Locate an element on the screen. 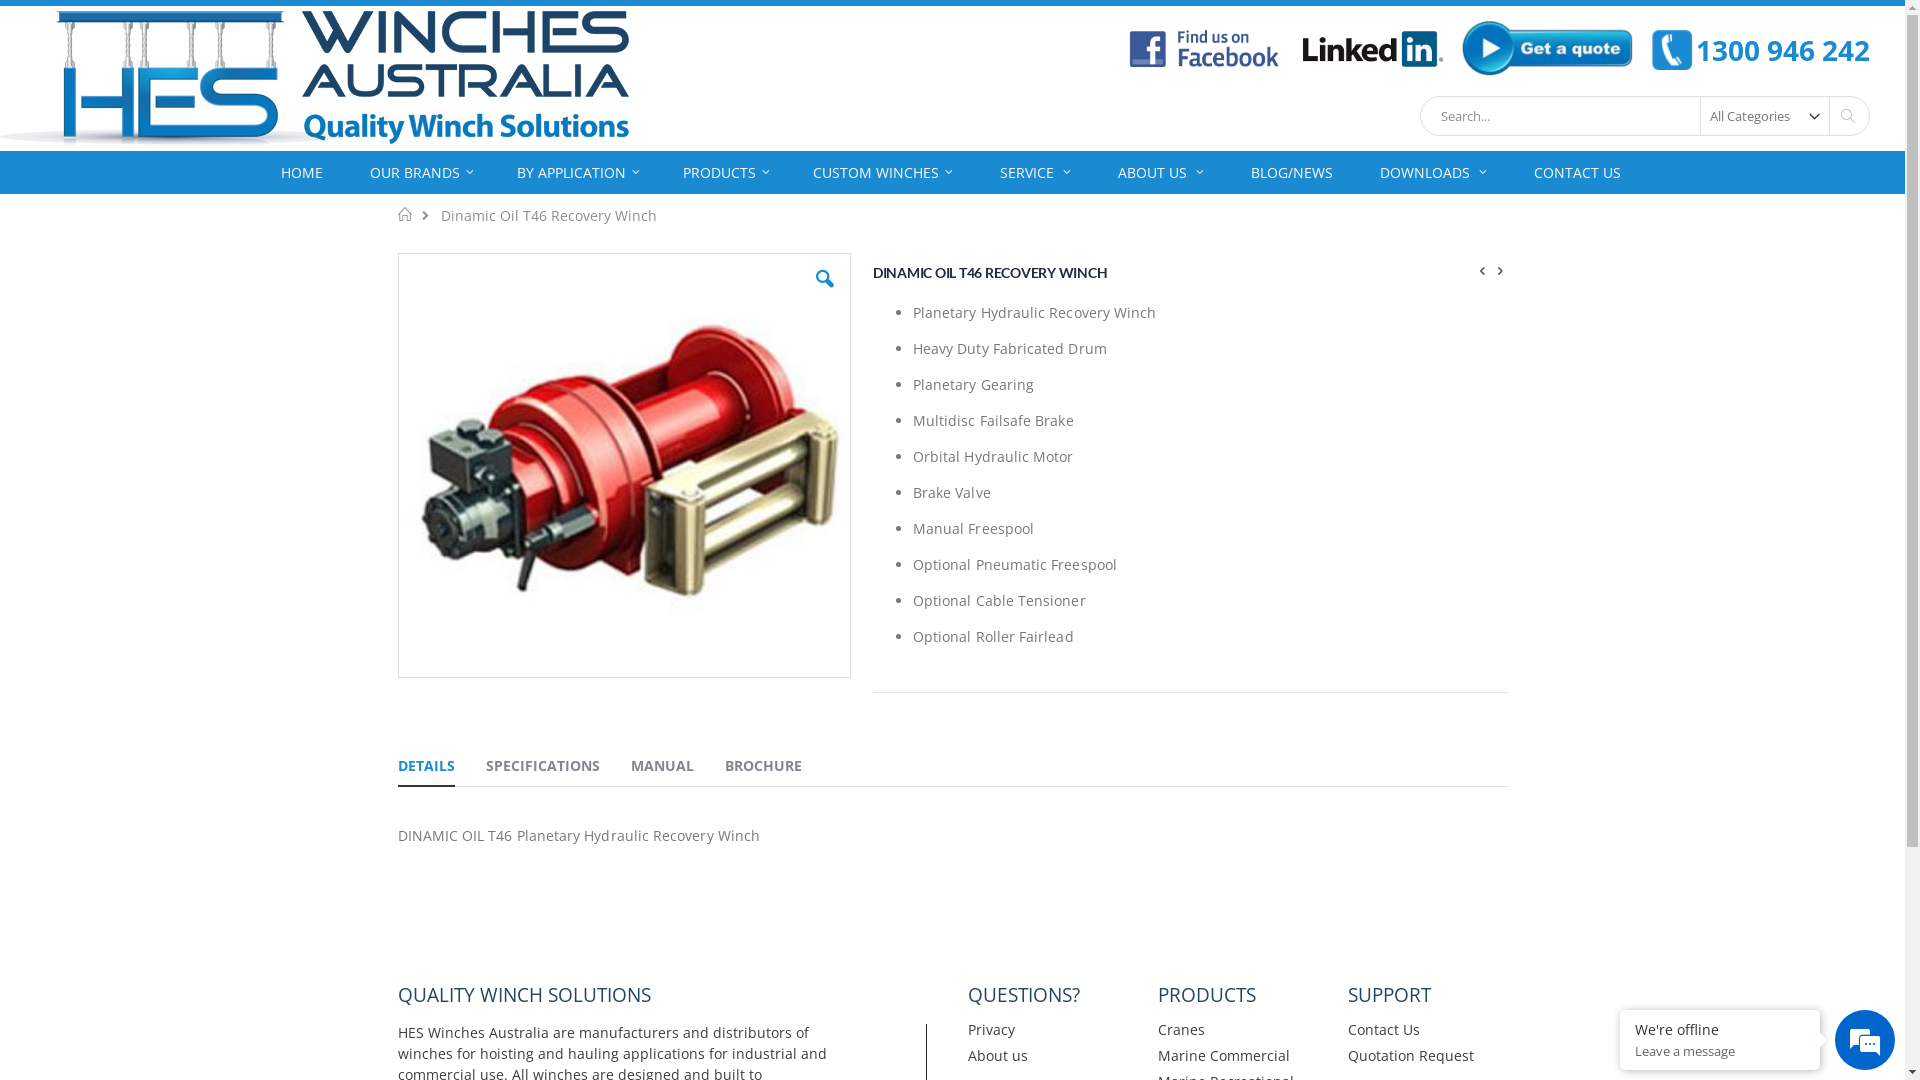 The image size is (1920, 1080). 'PRODUCTS' is located at coordinates (725, 171).